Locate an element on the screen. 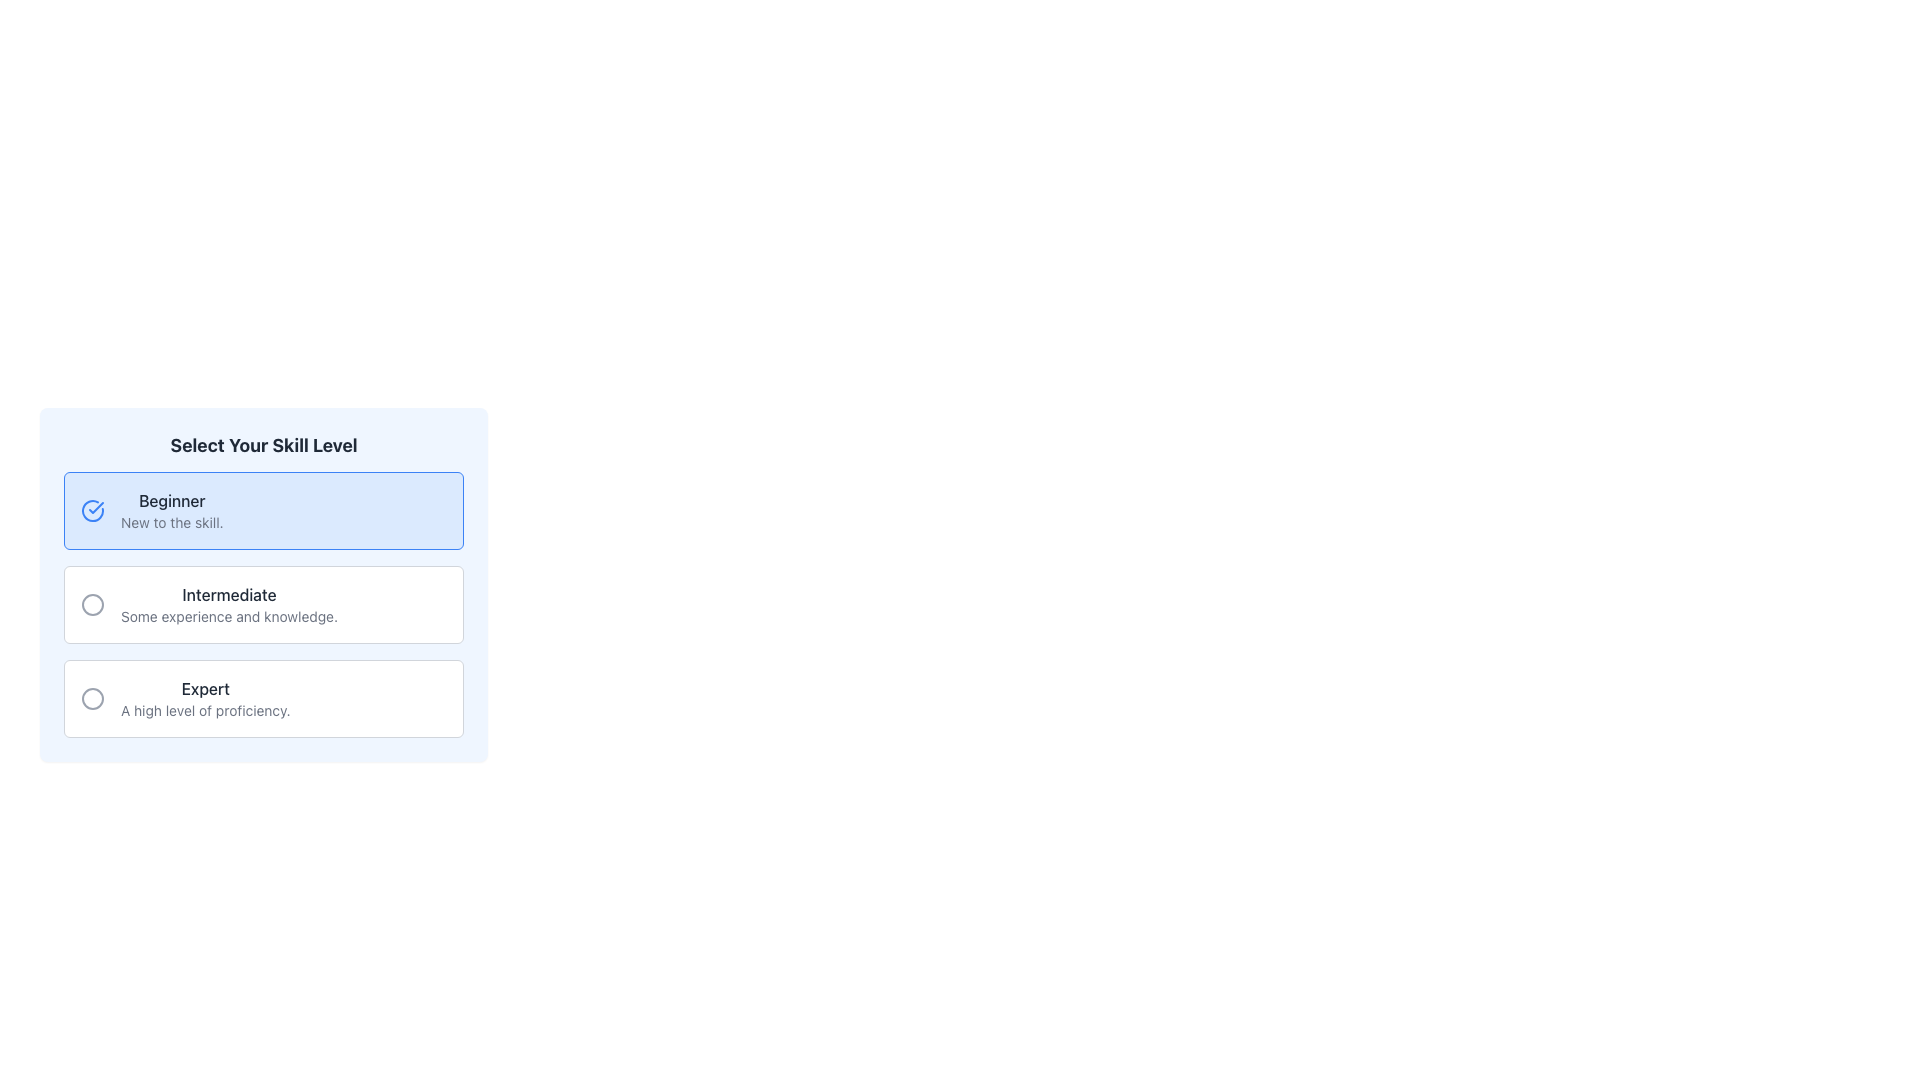 This screenshot has height=1080, width=1920. the 'Intermediate' selectable card in the skill level selection interface to trigger any UI changes is located at coordinates (263, 585).